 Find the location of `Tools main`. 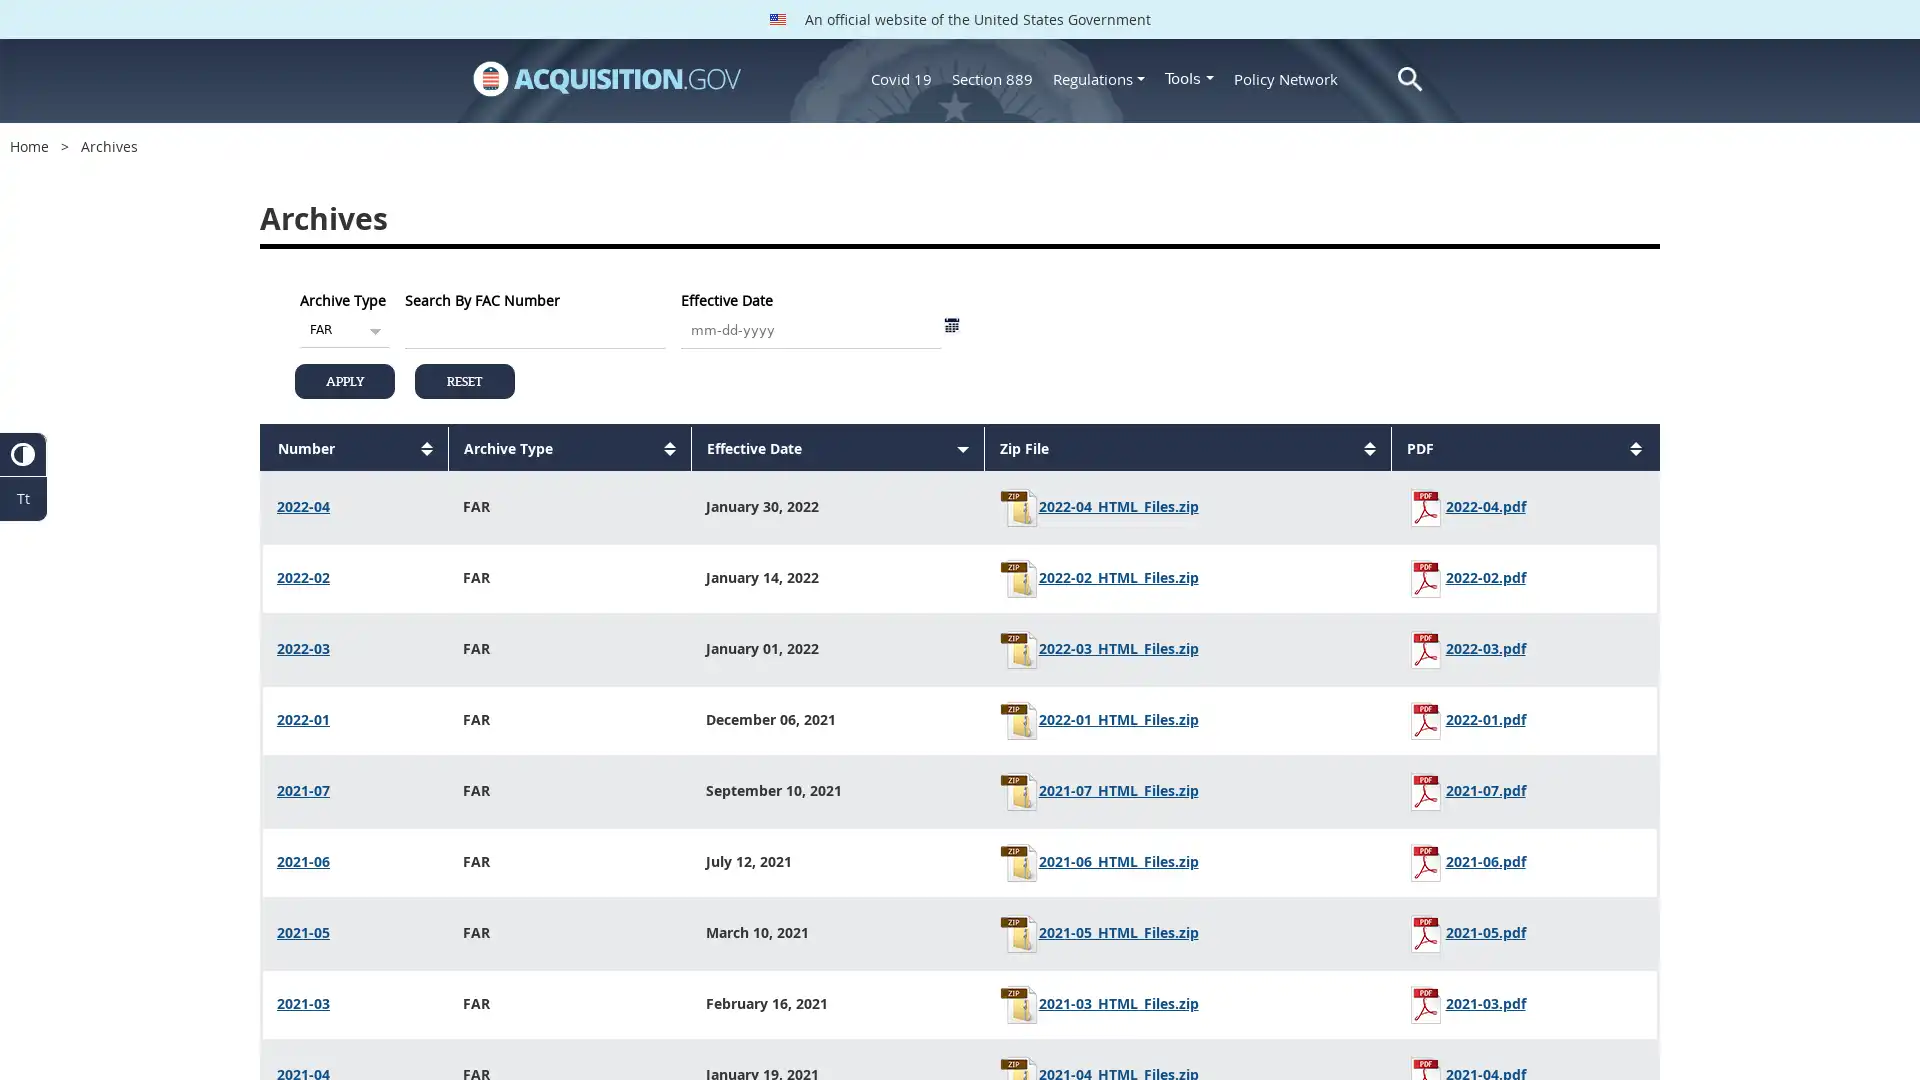

Tools main is located at coordinates (1189, 77).